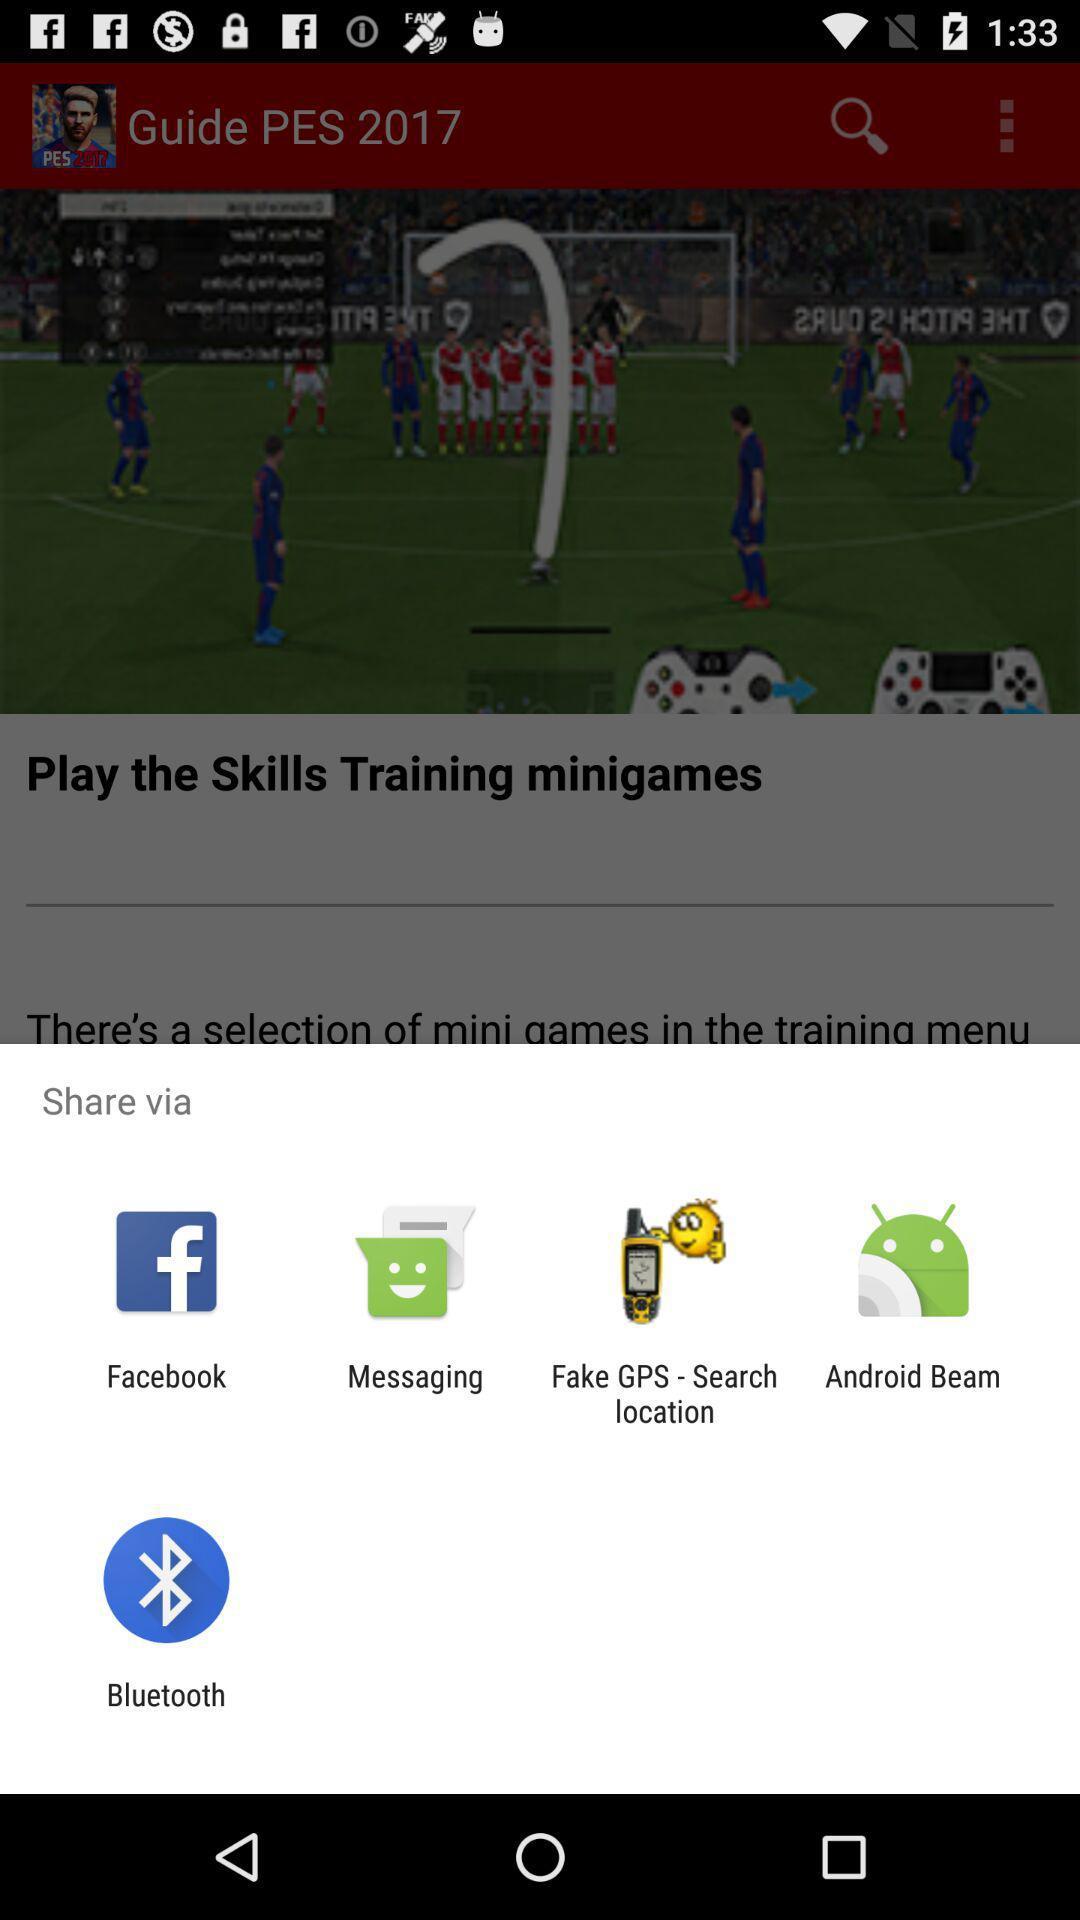  What do you see at coordinates (165, 1392) in the screenshot?
I see `icon to the left of the messaging item` at bounding box center [165, 1392].